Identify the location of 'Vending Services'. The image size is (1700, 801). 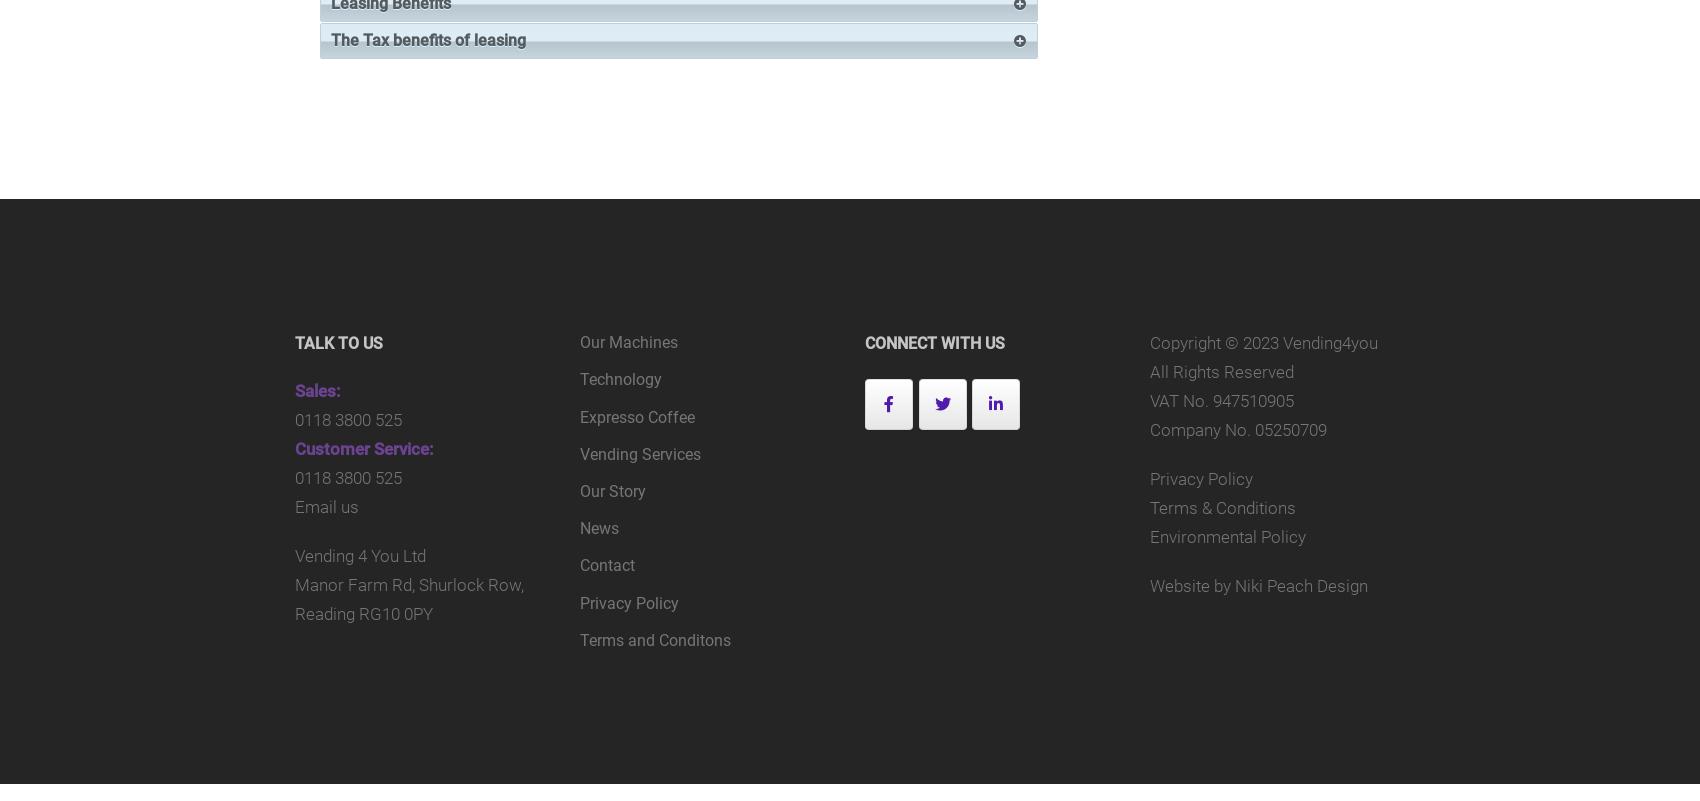
(640, 453).